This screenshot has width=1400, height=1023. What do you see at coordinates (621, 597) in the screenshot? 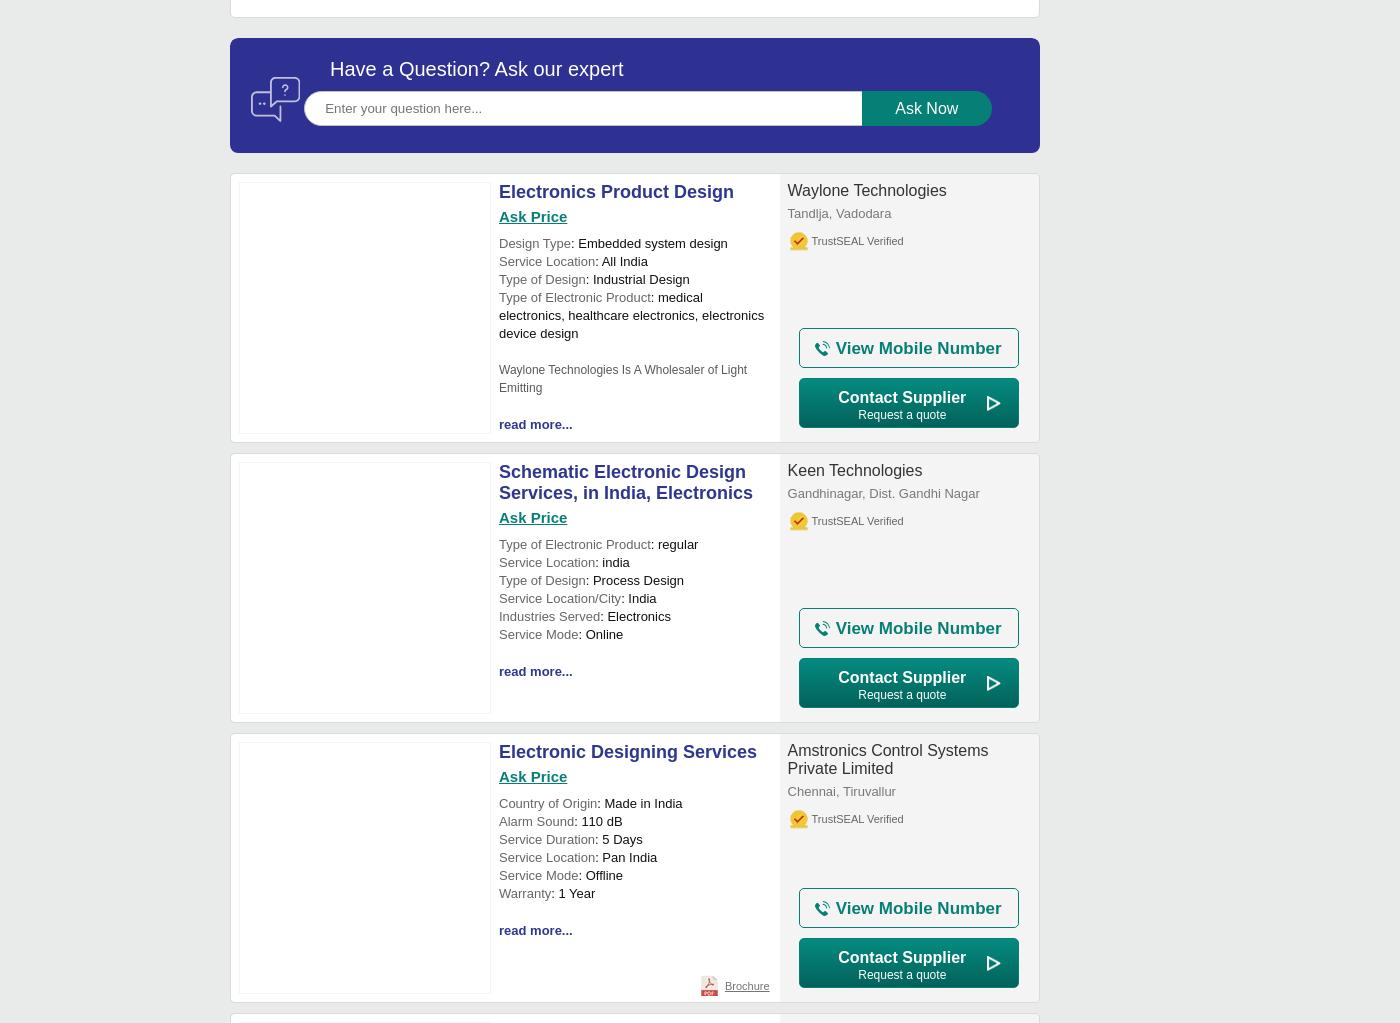
I see `':  India'` at bounding box center [621, 597].